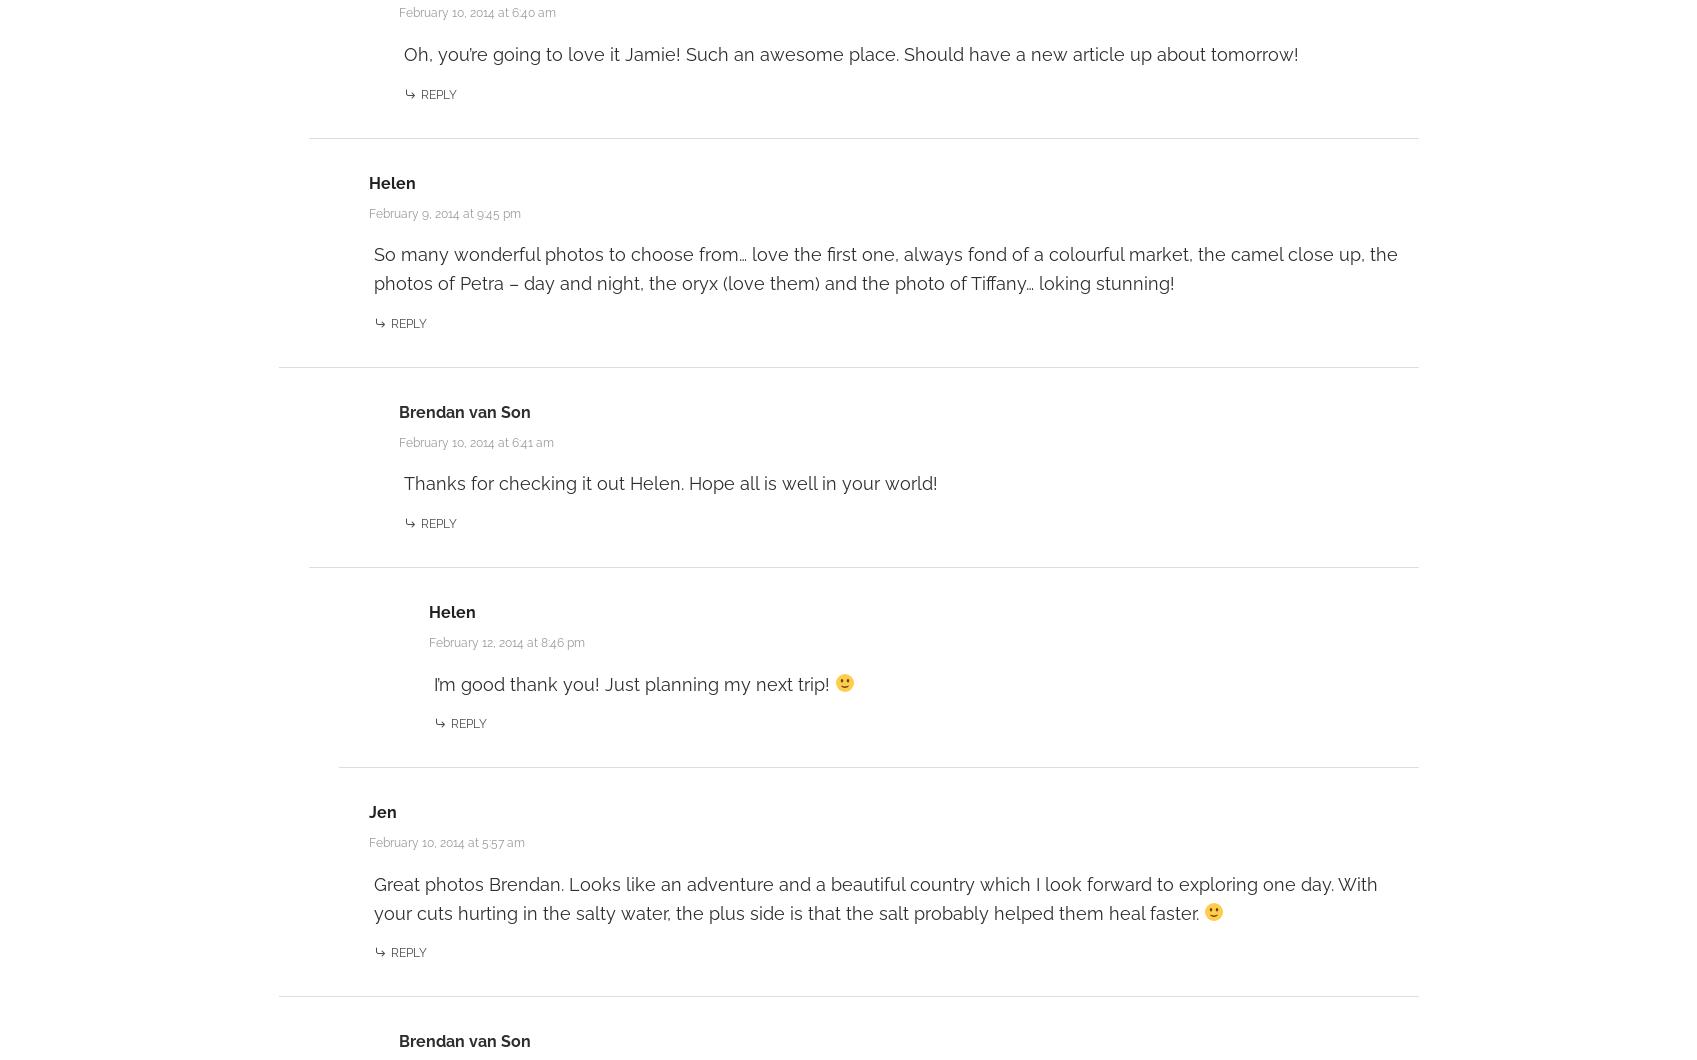 Image resolution: width=1697 pixels, height=1060 pixels. I want to click on 'February 10, 2014 at 6:41 am', so click(475, 441).